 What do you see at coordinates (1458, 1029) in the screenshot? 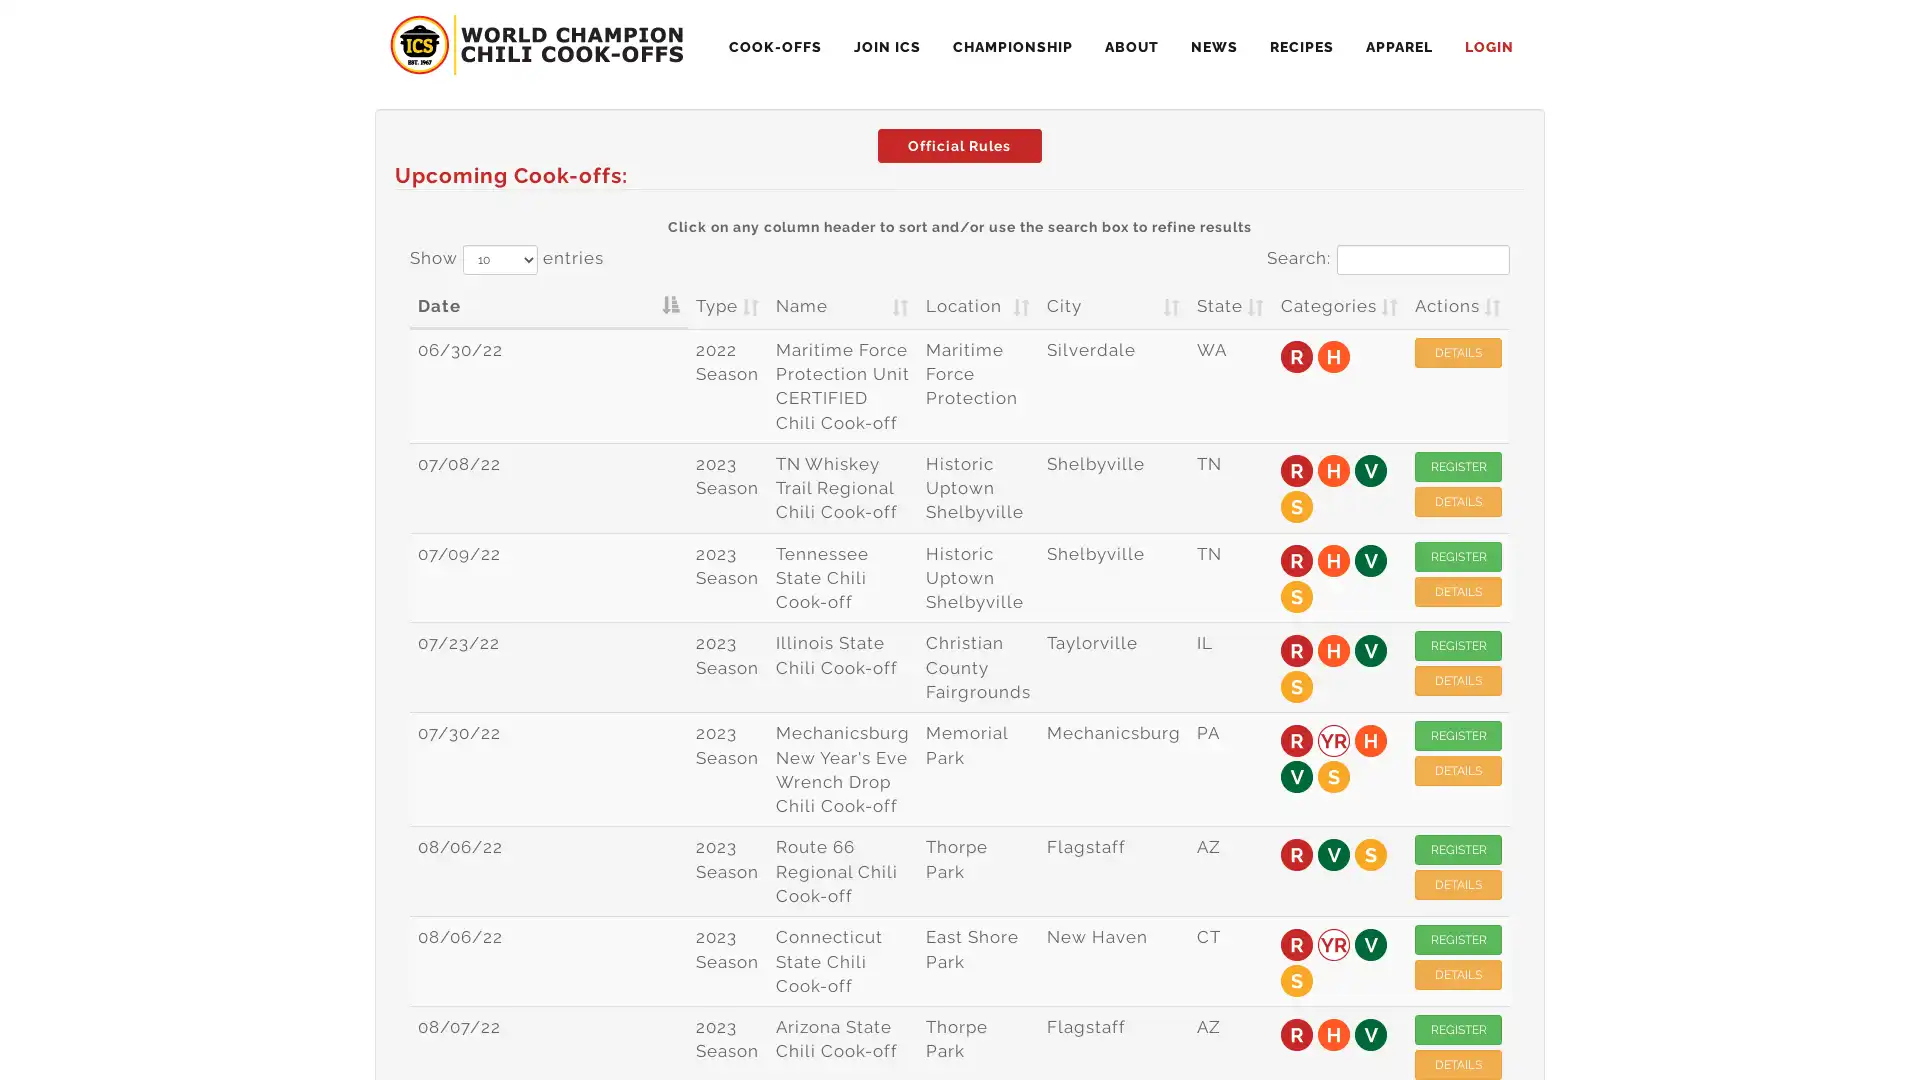
I see `REGISTER` at bounding box center [1458, 1029].